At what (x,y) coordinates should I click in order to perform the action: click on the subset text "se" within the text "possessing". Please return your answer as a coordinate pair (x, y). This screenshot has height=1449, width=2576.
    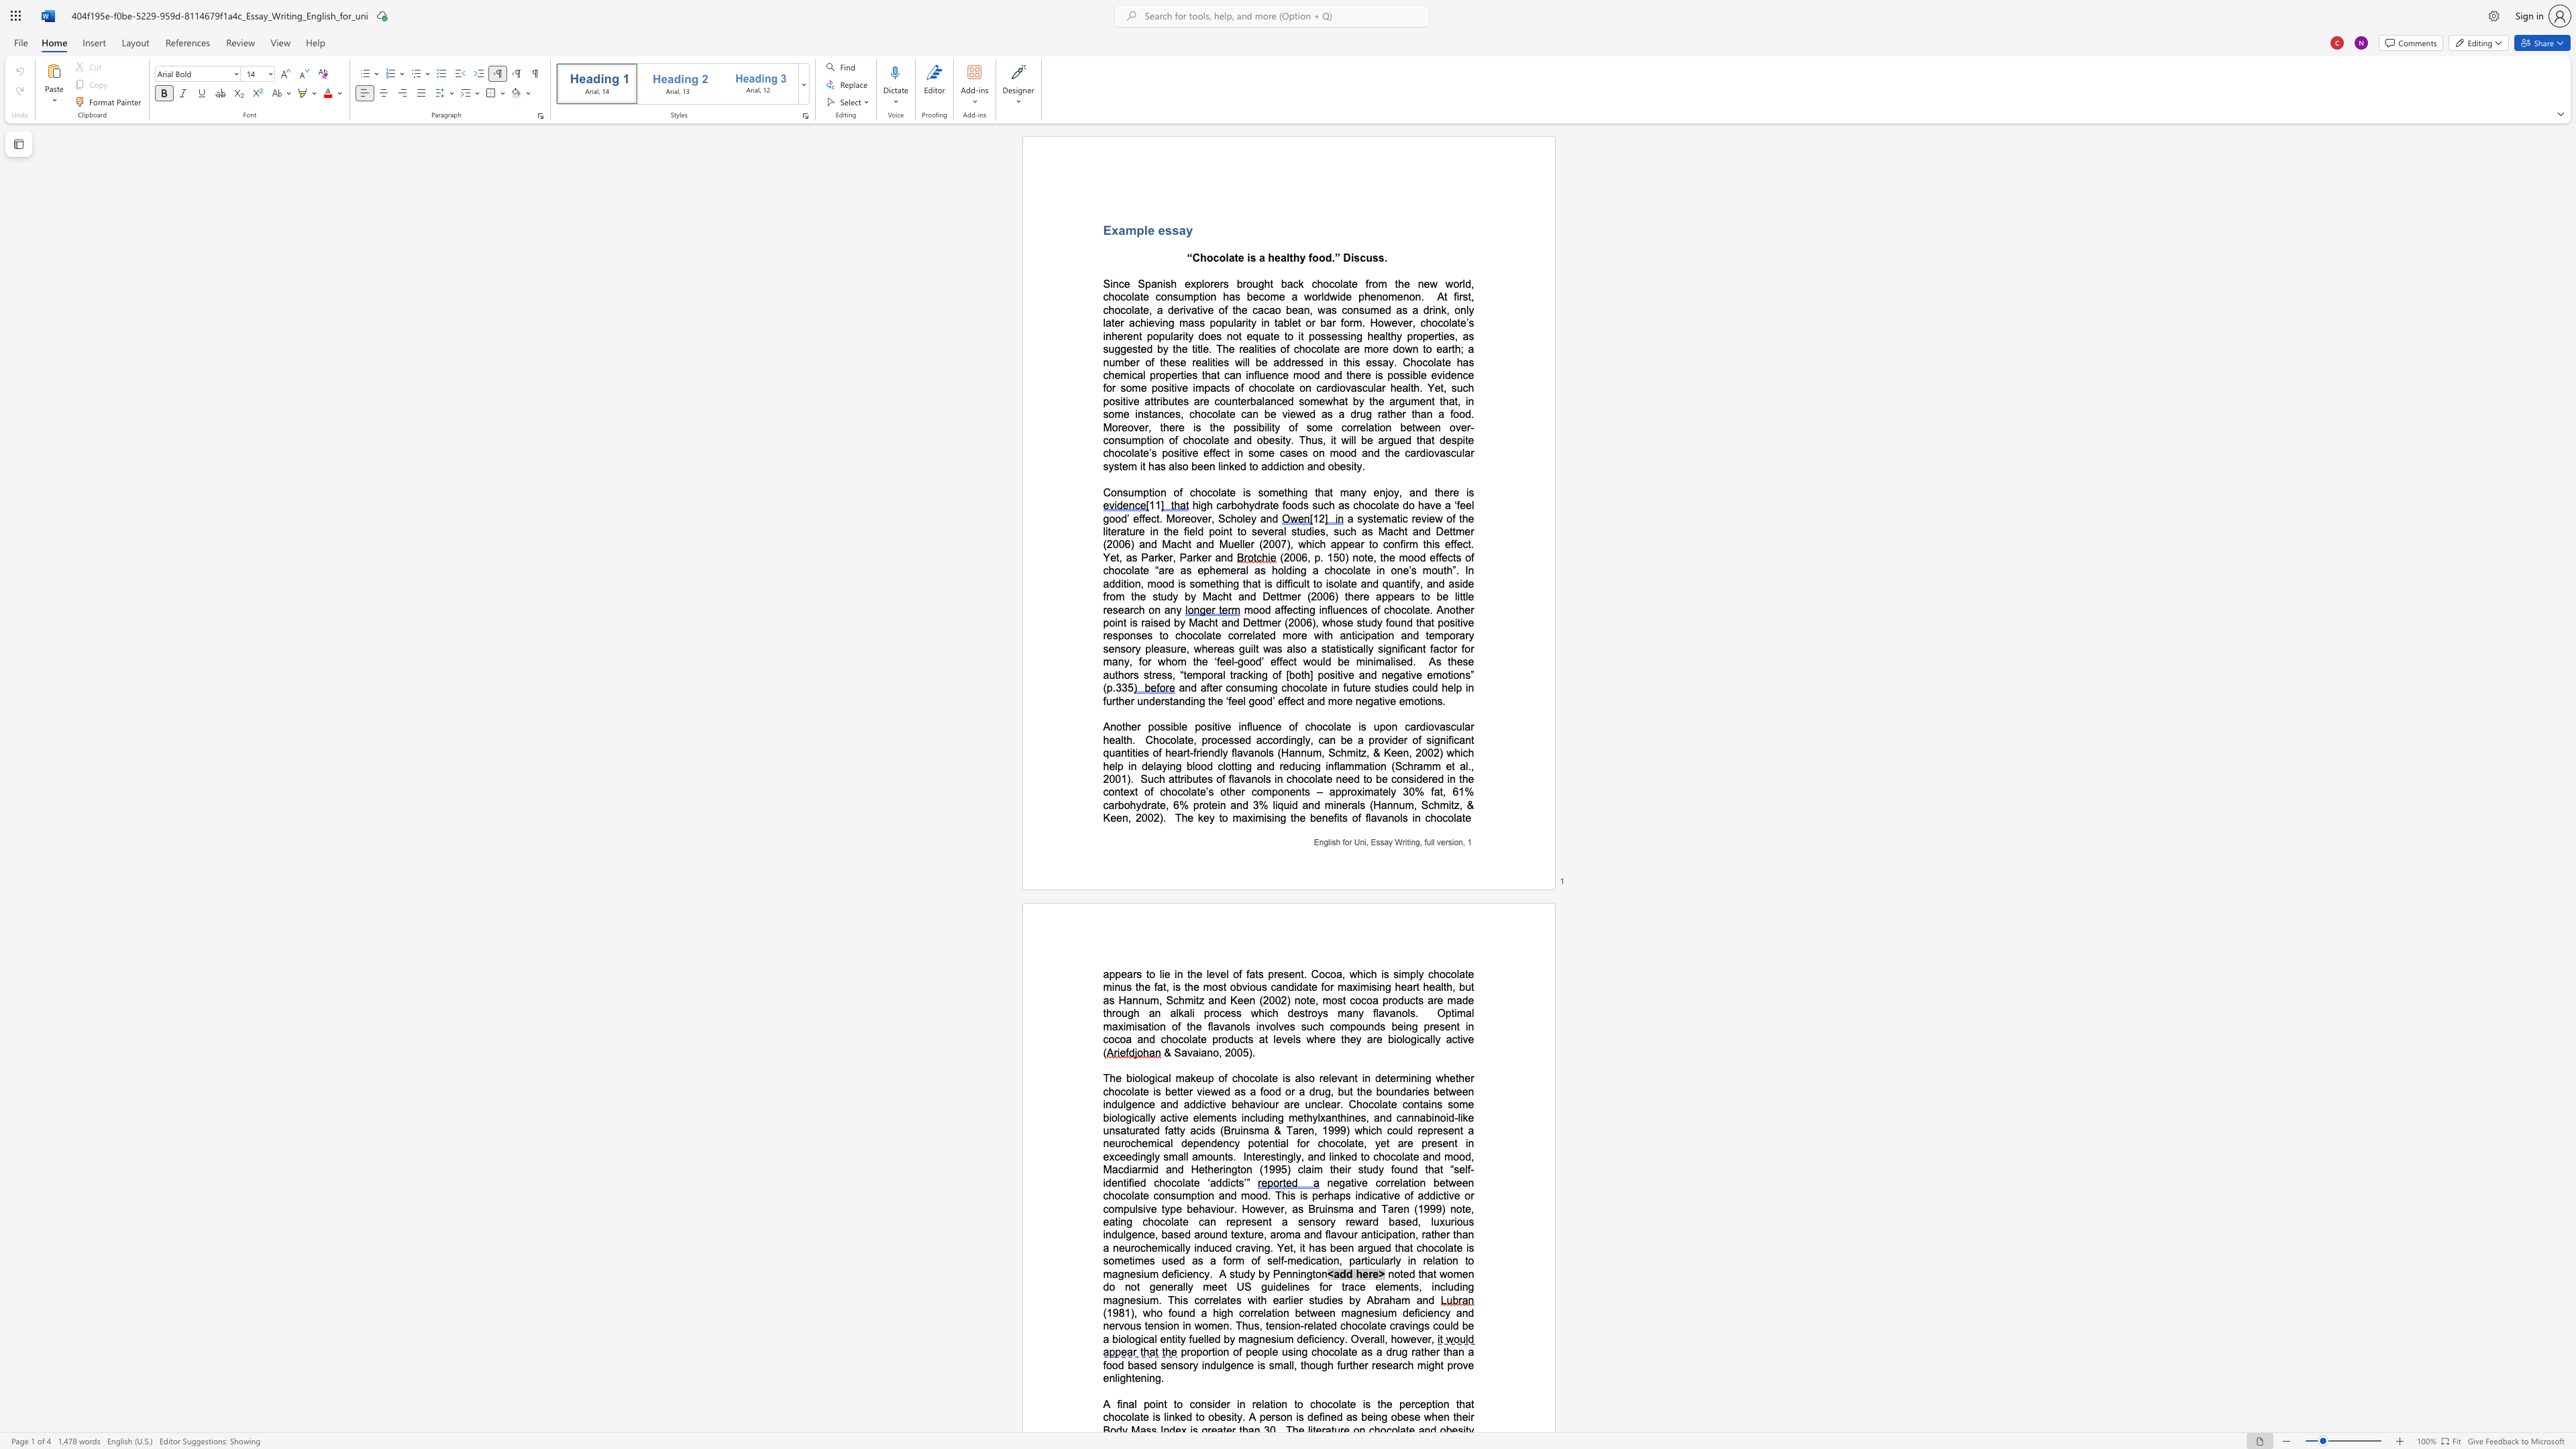
    Looking at the image, I should click on (1326, 335).